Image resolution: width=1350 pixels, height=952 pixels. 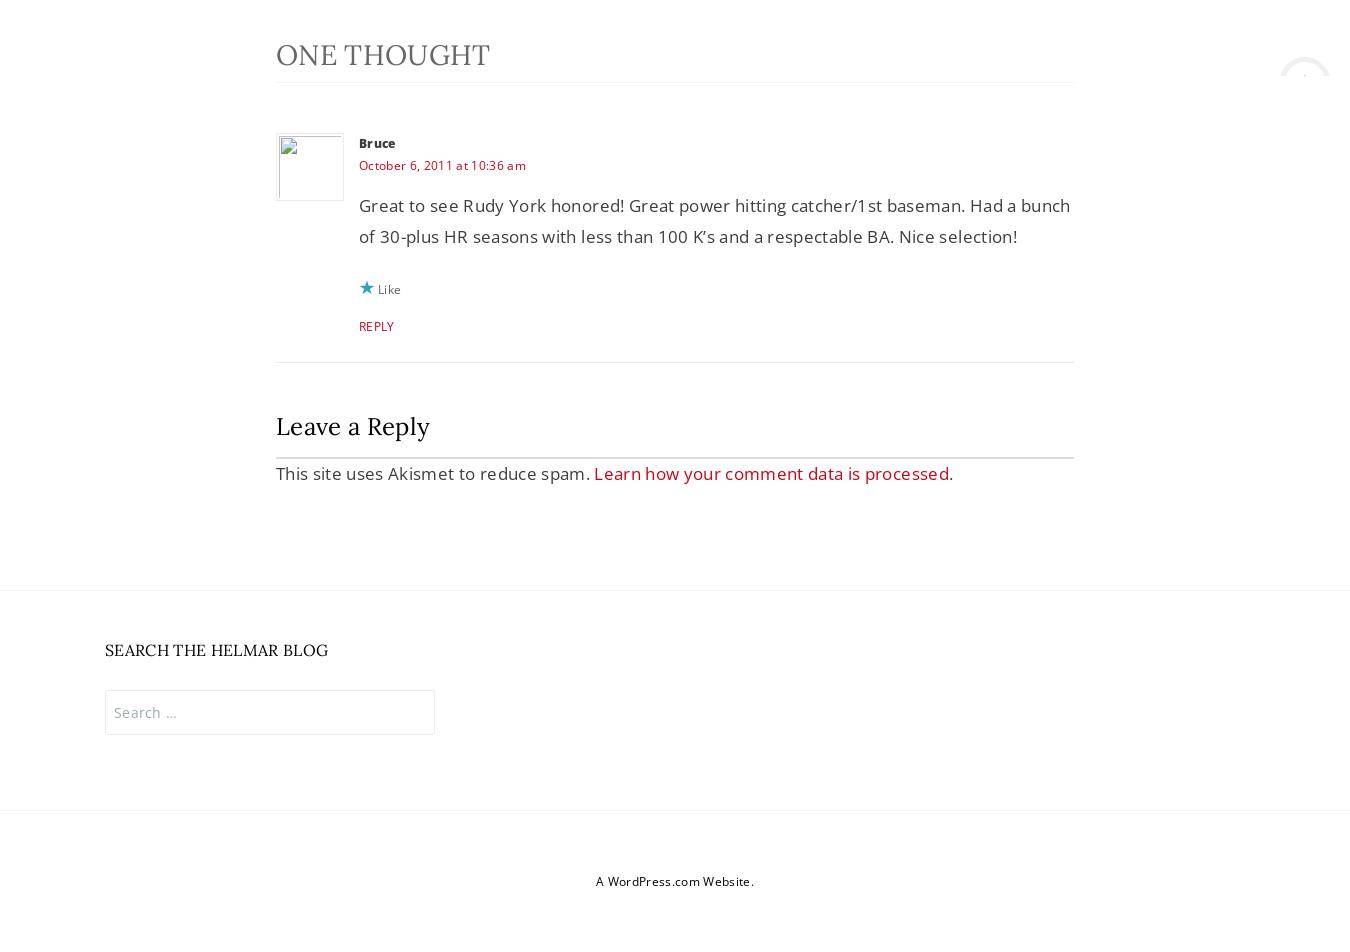 What do you see at coordinates (713, 220) in the screenshot?
I see `'Great to see Rudy York honored! Great power hitting catcher/1st baseman. Had a bunch of 30-plus HR seasons with less than 100 K’s and a respectable BA. Nice selection!'` at bounding box center [713, 220].